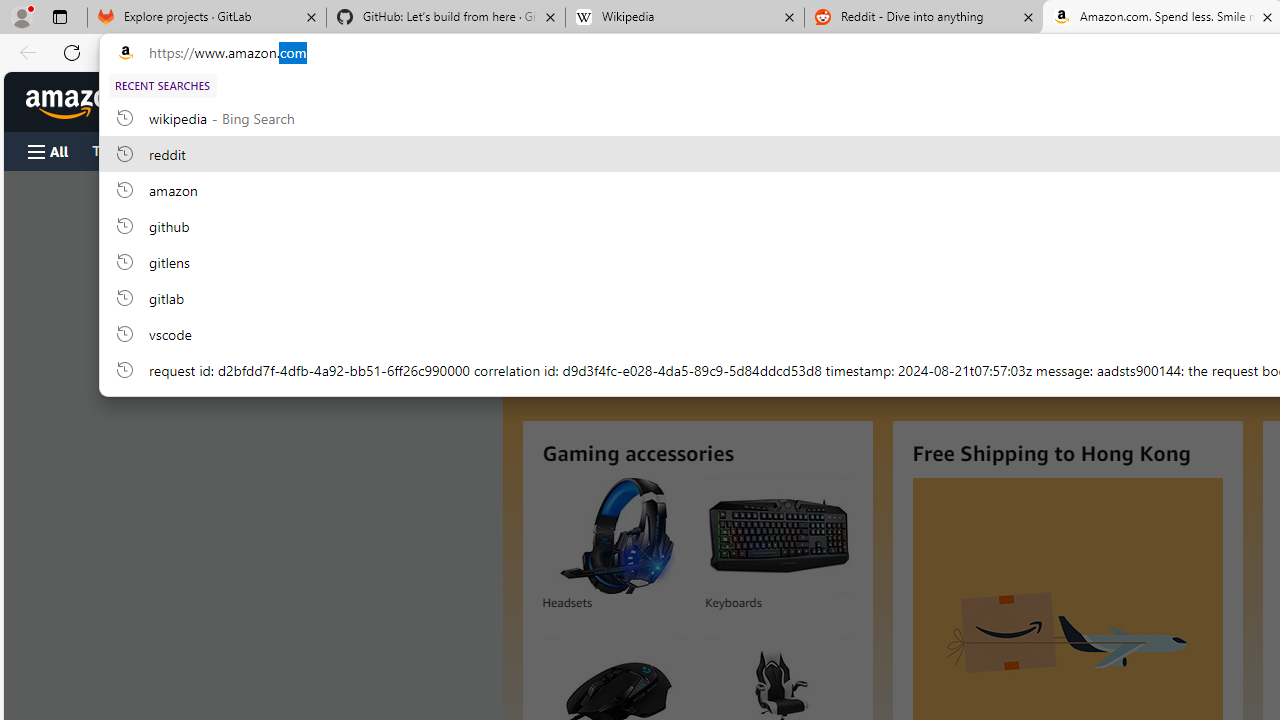 The image size is (1280, 720). I want to click on 'Keyboards', so click(777, 535).